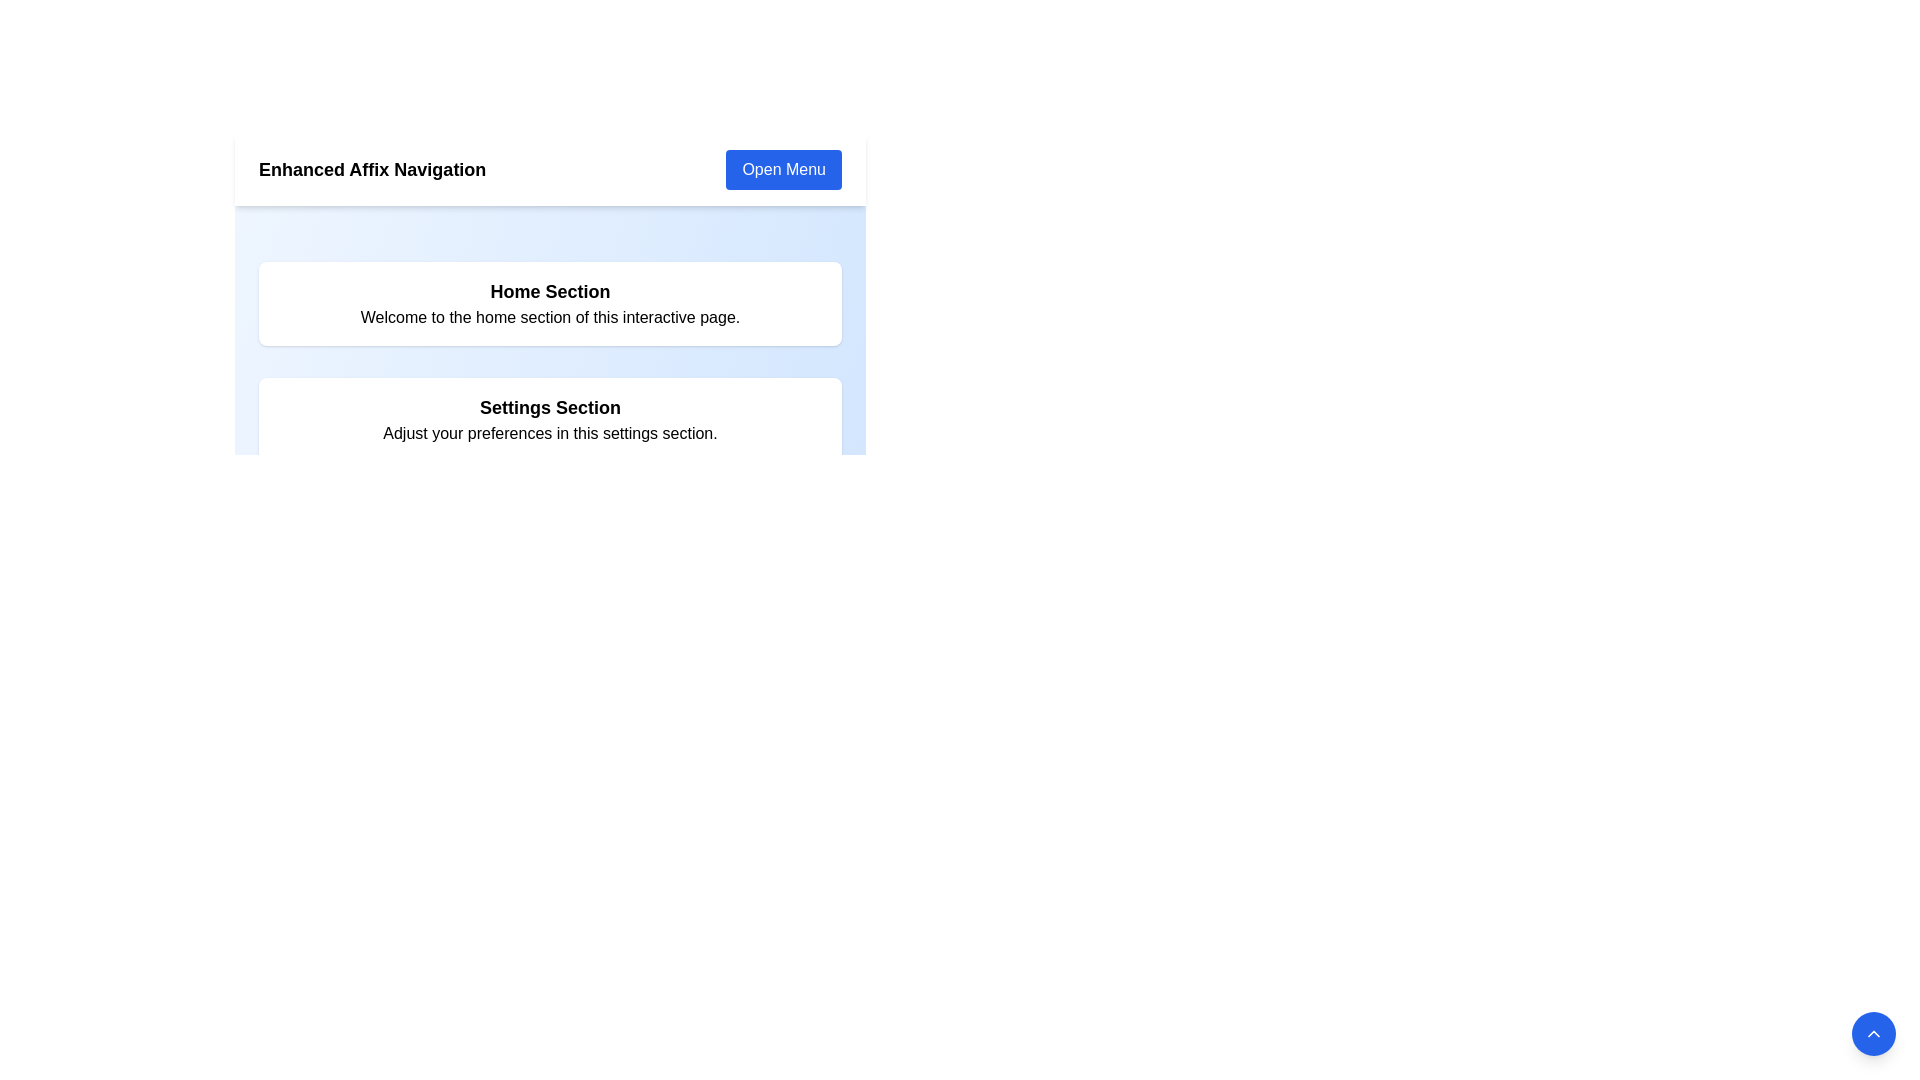  I want to click on the circular button with a blue background and white chevron icon located in the lower-right corner of the interface, so click(1872, 1033).